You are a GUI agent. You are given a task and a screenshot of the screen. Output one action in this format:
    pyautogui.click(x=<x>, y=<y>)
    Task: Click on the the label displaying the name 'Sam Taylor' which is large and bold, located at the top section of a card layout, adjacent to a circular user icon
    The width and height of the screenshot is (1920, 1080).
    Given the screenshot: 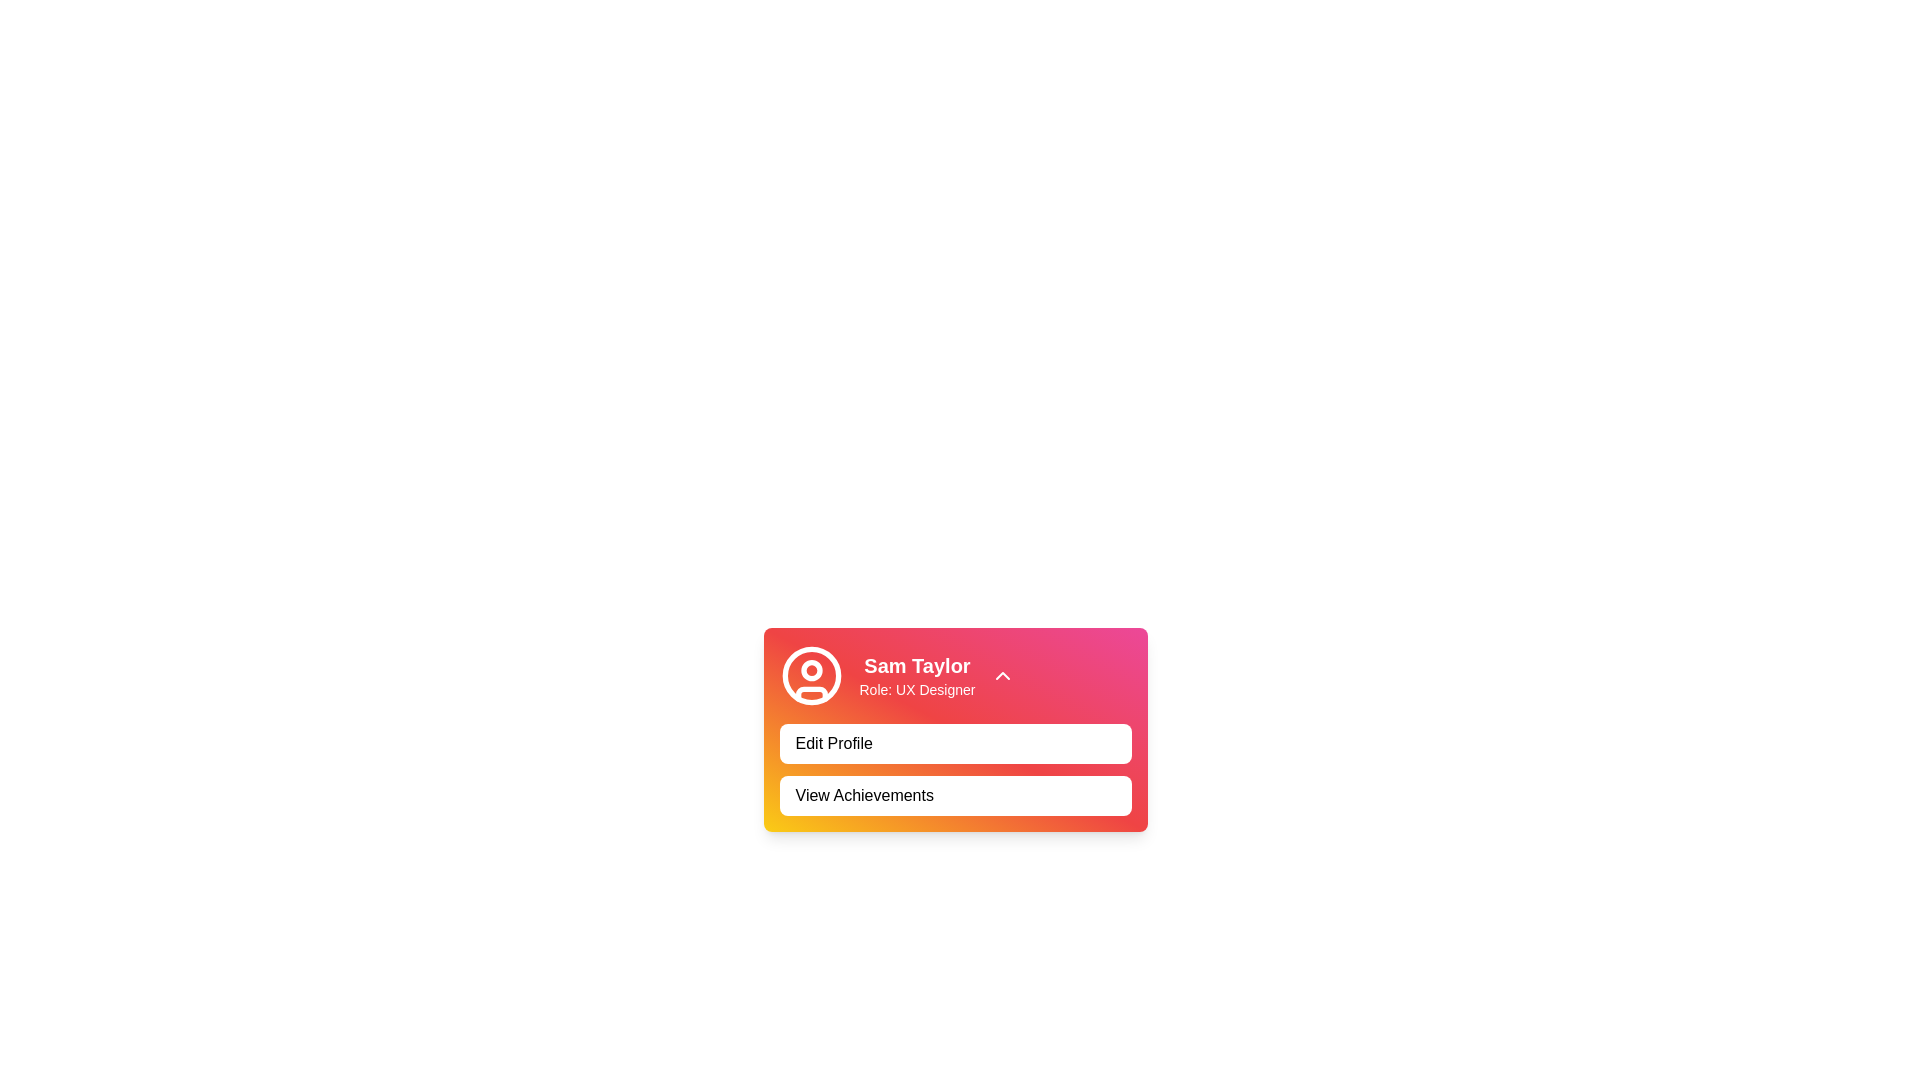 What is the action you would take?
    pyautogui.click(x=916, y=666)
    